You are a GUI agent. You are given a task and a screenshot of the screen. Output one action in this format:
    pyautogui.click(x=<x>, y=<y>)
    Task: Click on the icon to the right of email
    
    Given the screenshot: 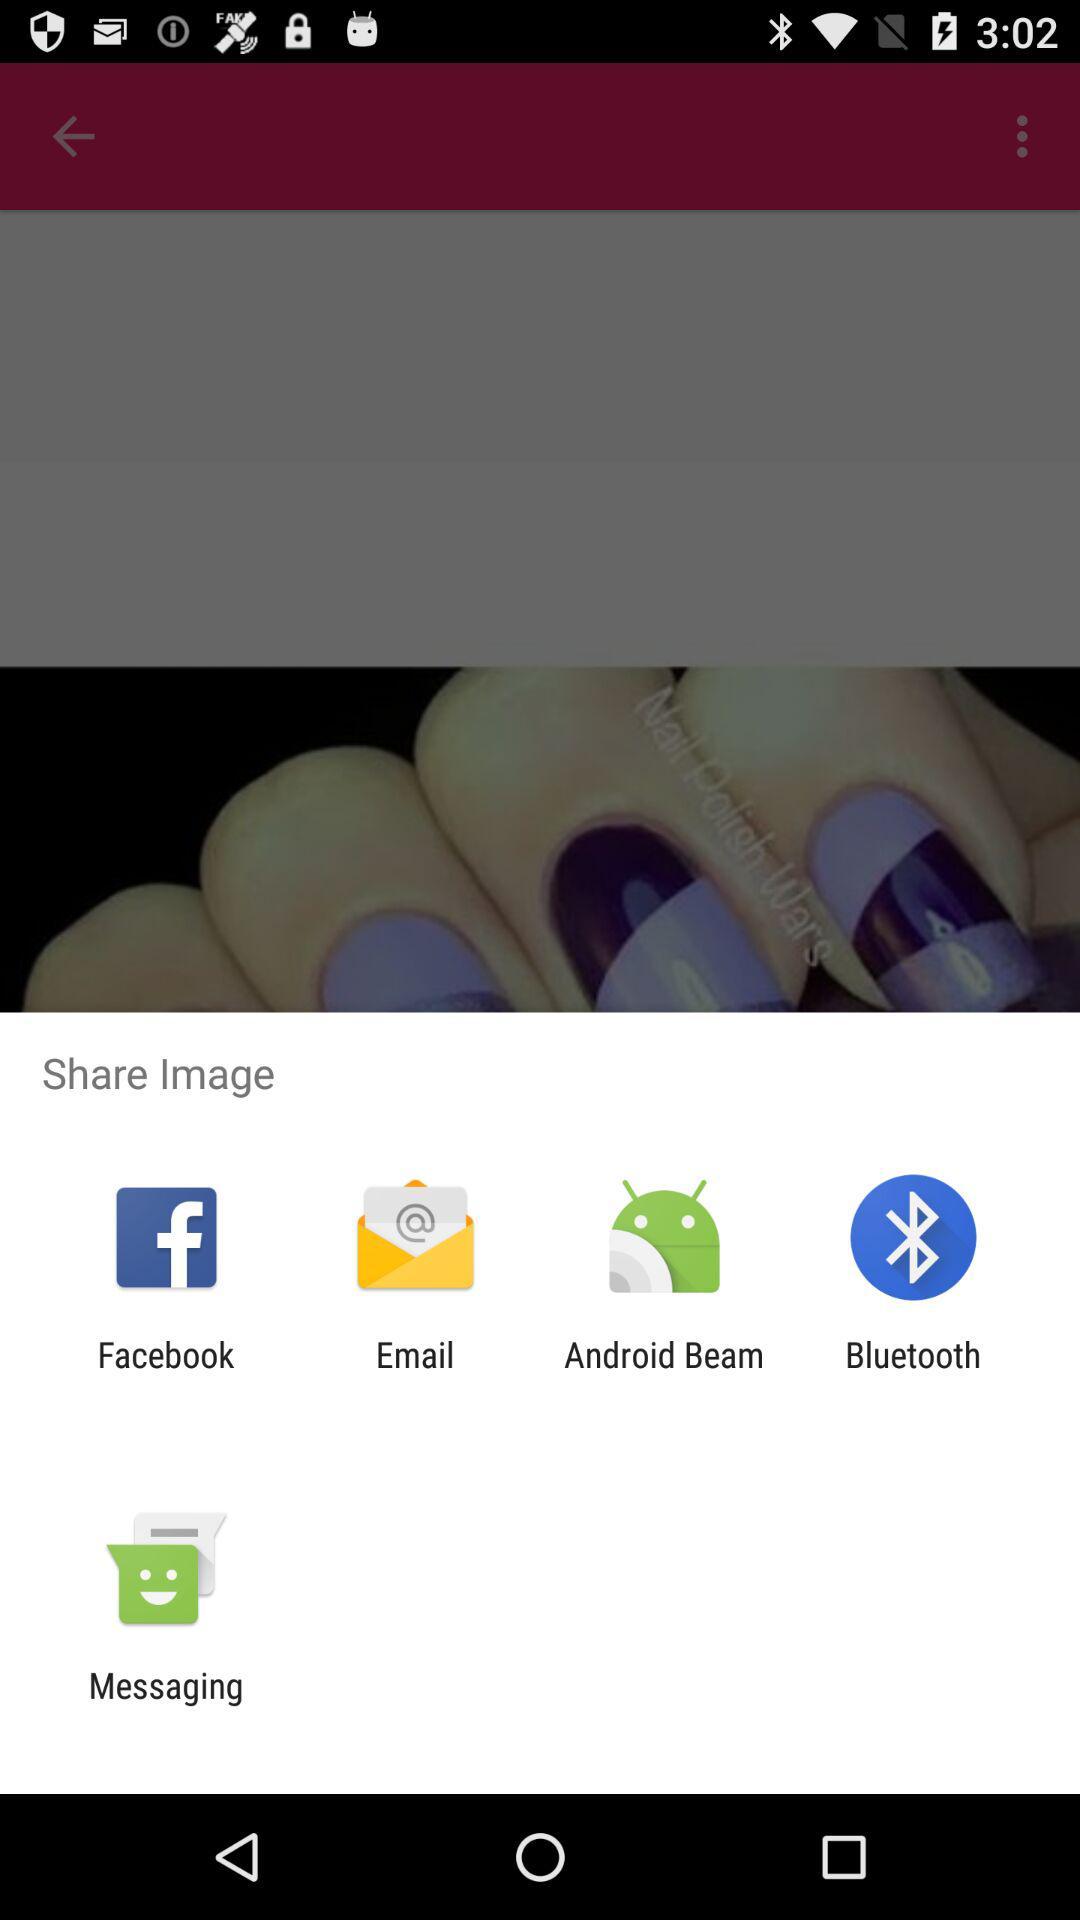 What is the action you would take?
    pyautogui.click(x=664, y=1374)
    